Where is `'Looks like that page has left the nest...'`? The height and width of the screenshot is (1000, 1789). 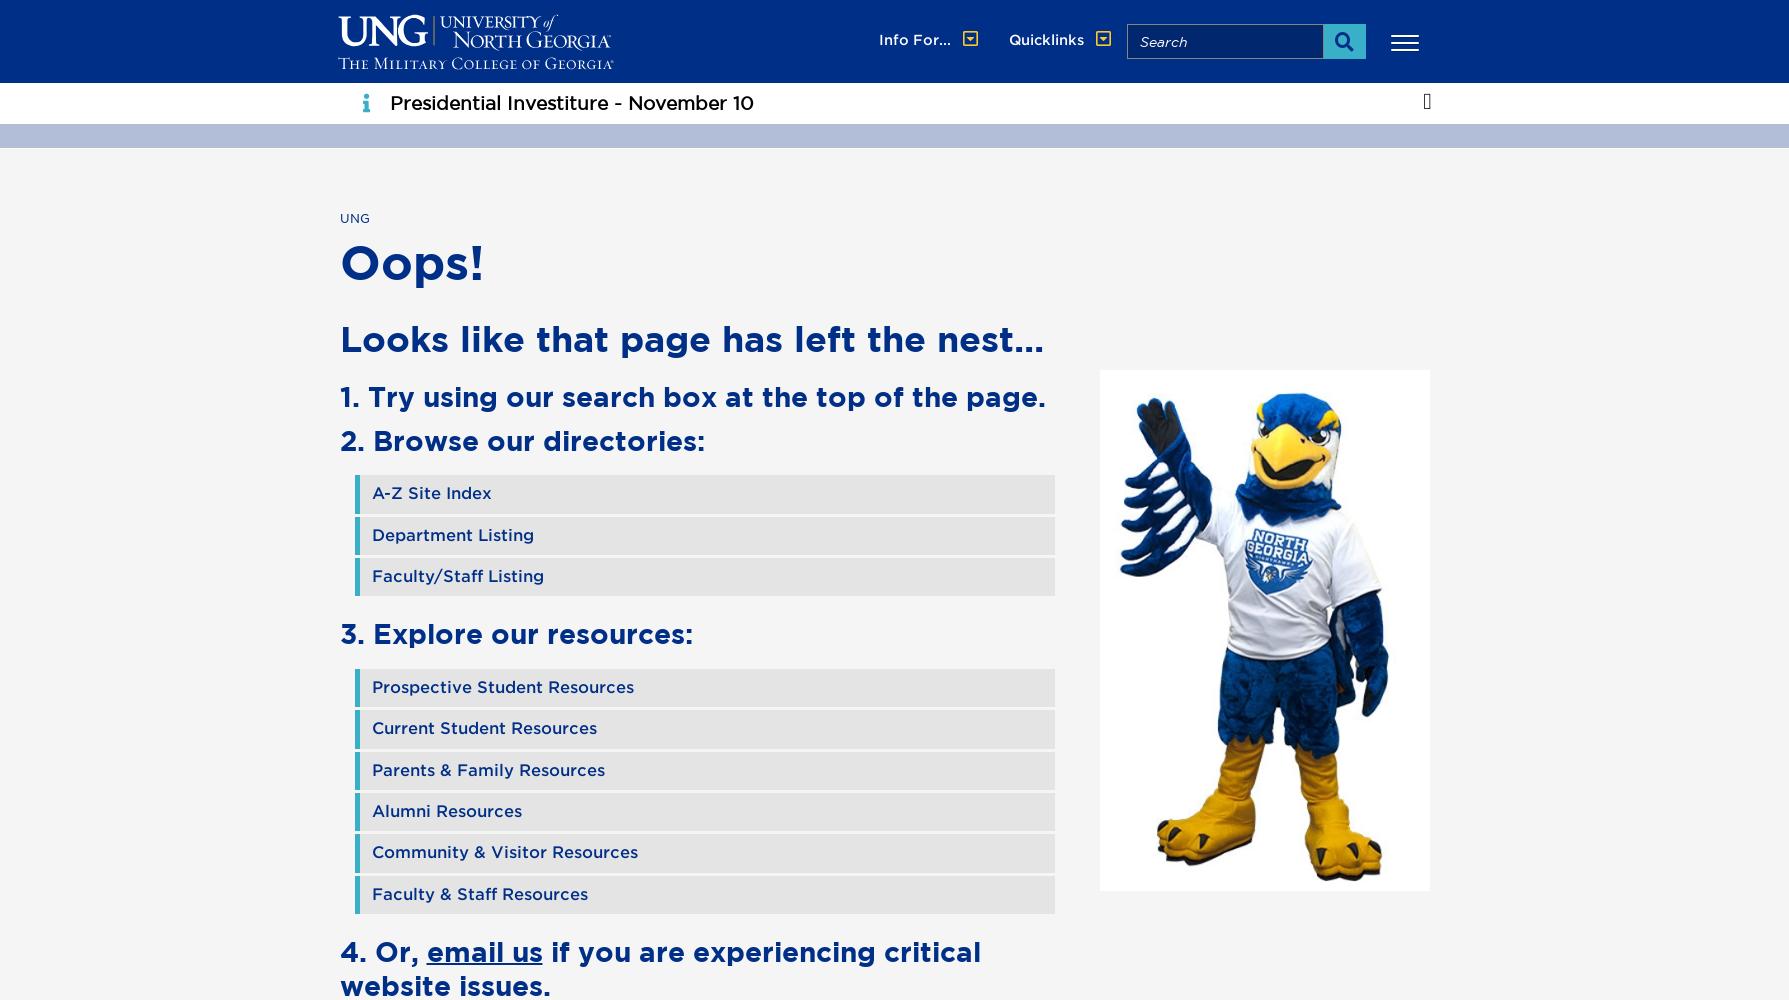
'Looks like that page has left the nest...' is located at coordinates (690, 336).